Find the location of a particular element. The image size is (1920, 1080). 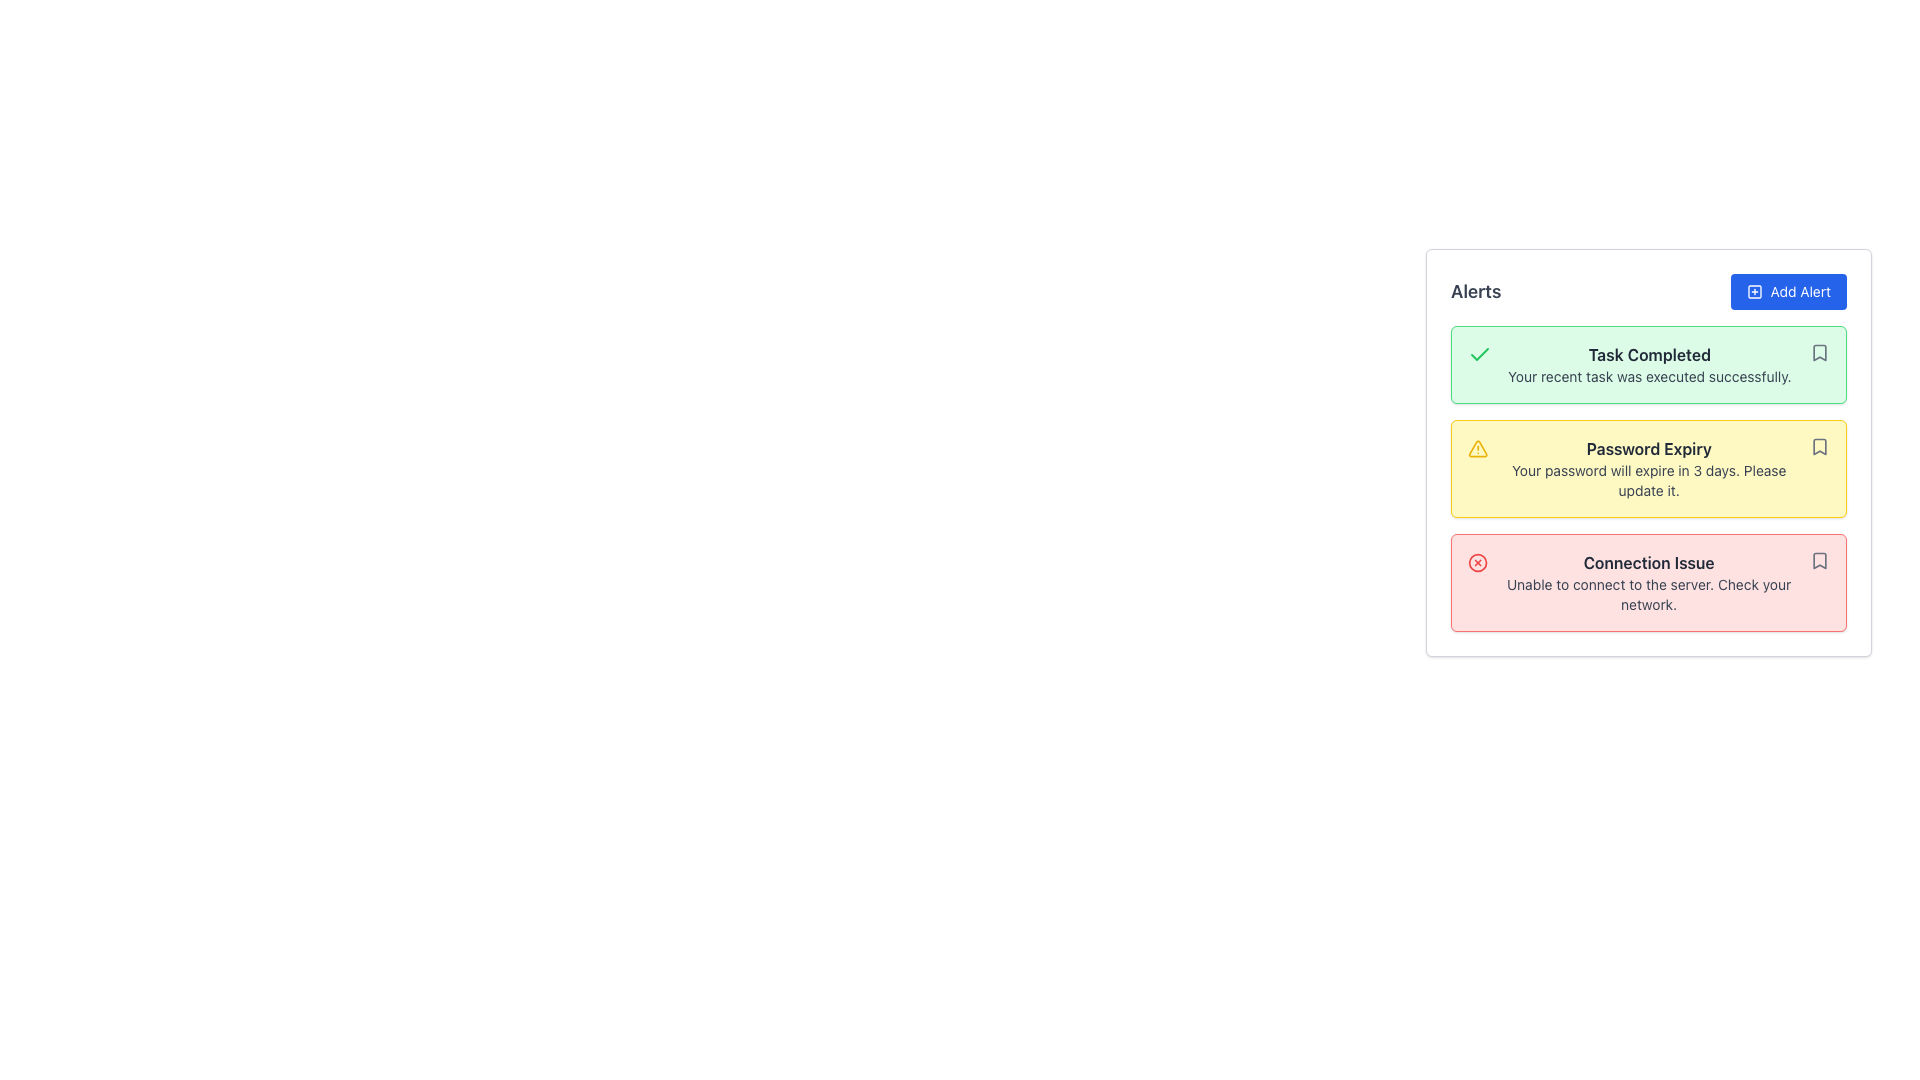

bold text label 'Password Expiry' which is styled with a medium font size and is located within a warning alert box against a light yellow background is located at coordinates (1649, 447).